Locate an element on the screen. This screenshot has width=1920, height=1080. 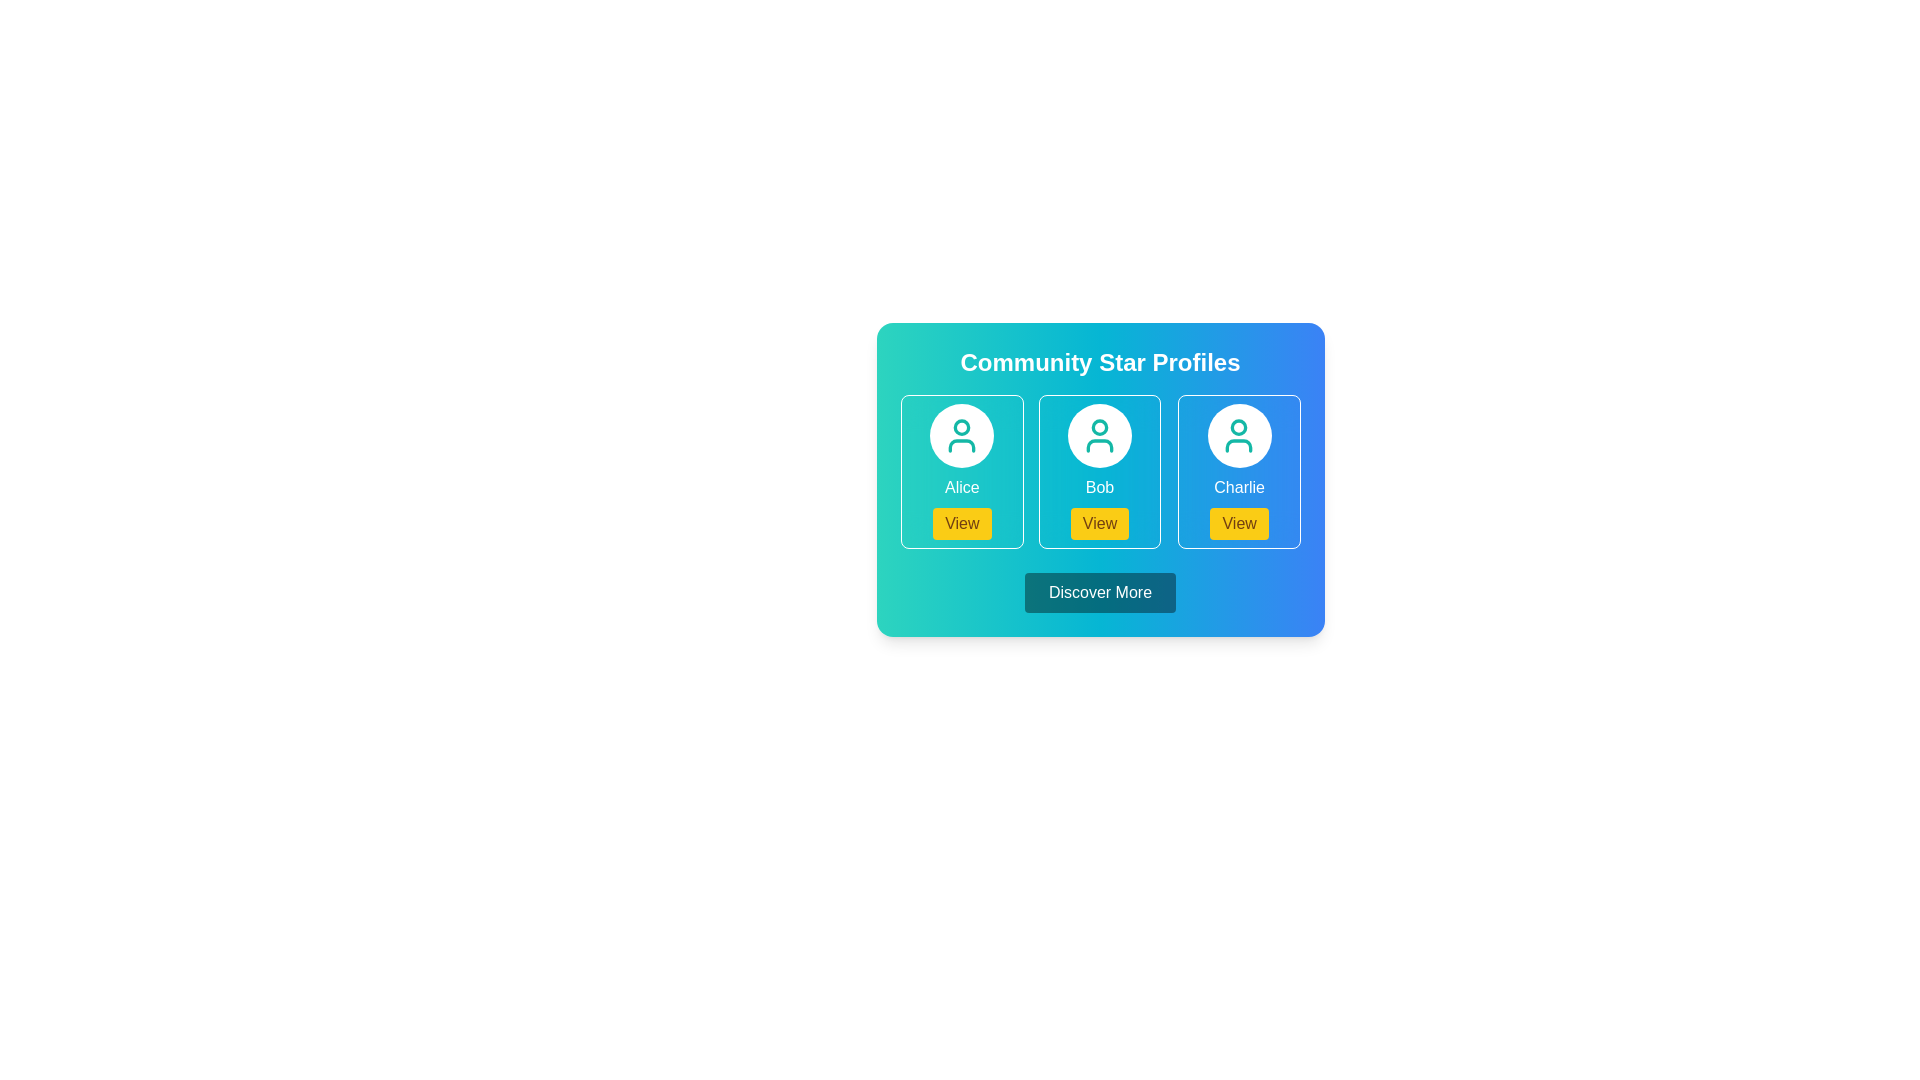
the Static Text element that displays the name associated with the central user profile, located beneath the user avatar and above the 'View' button is located at coordinates (1099, 488).